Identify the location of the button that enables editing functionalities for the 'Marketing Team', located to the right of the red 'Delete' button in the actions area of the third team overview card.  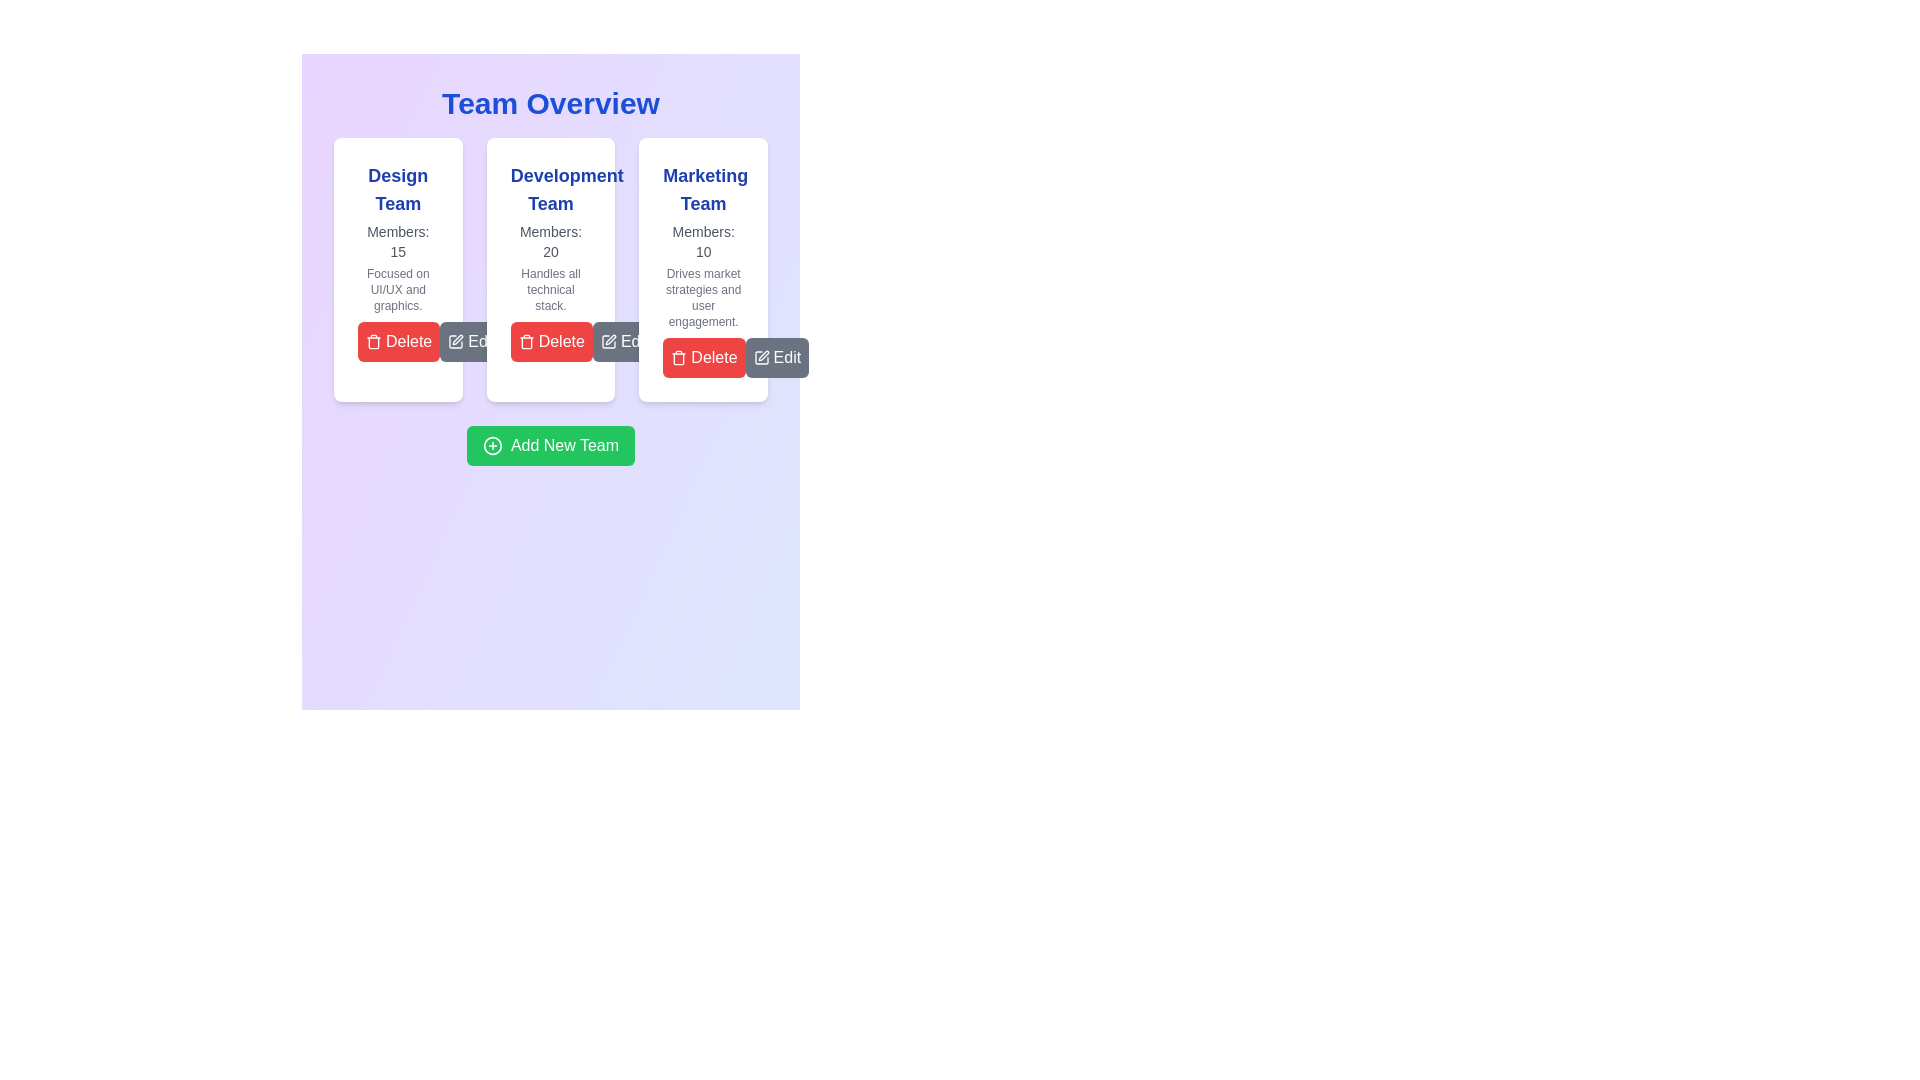
(776, 357).